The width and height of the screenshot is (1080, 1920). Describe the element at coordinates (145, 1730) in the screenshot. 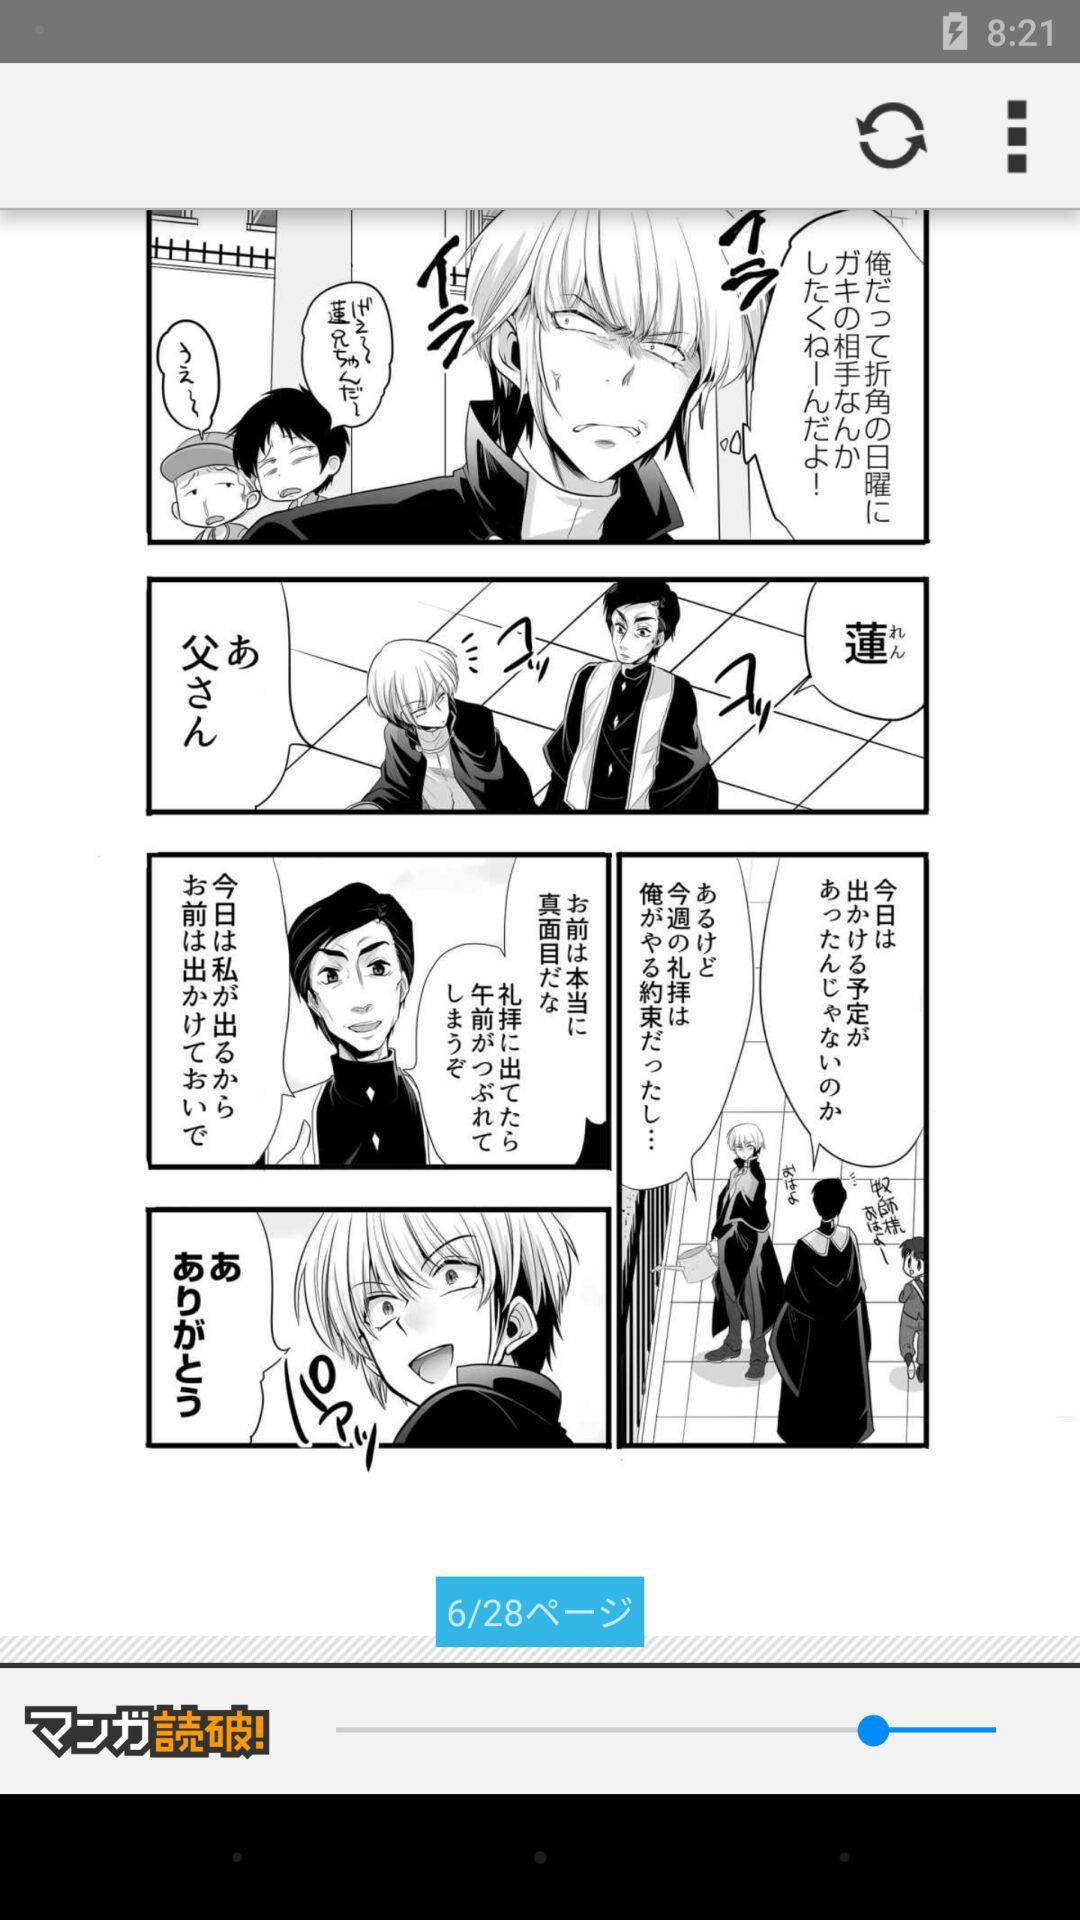

I see `the icon at the bottom left corner` at that location.